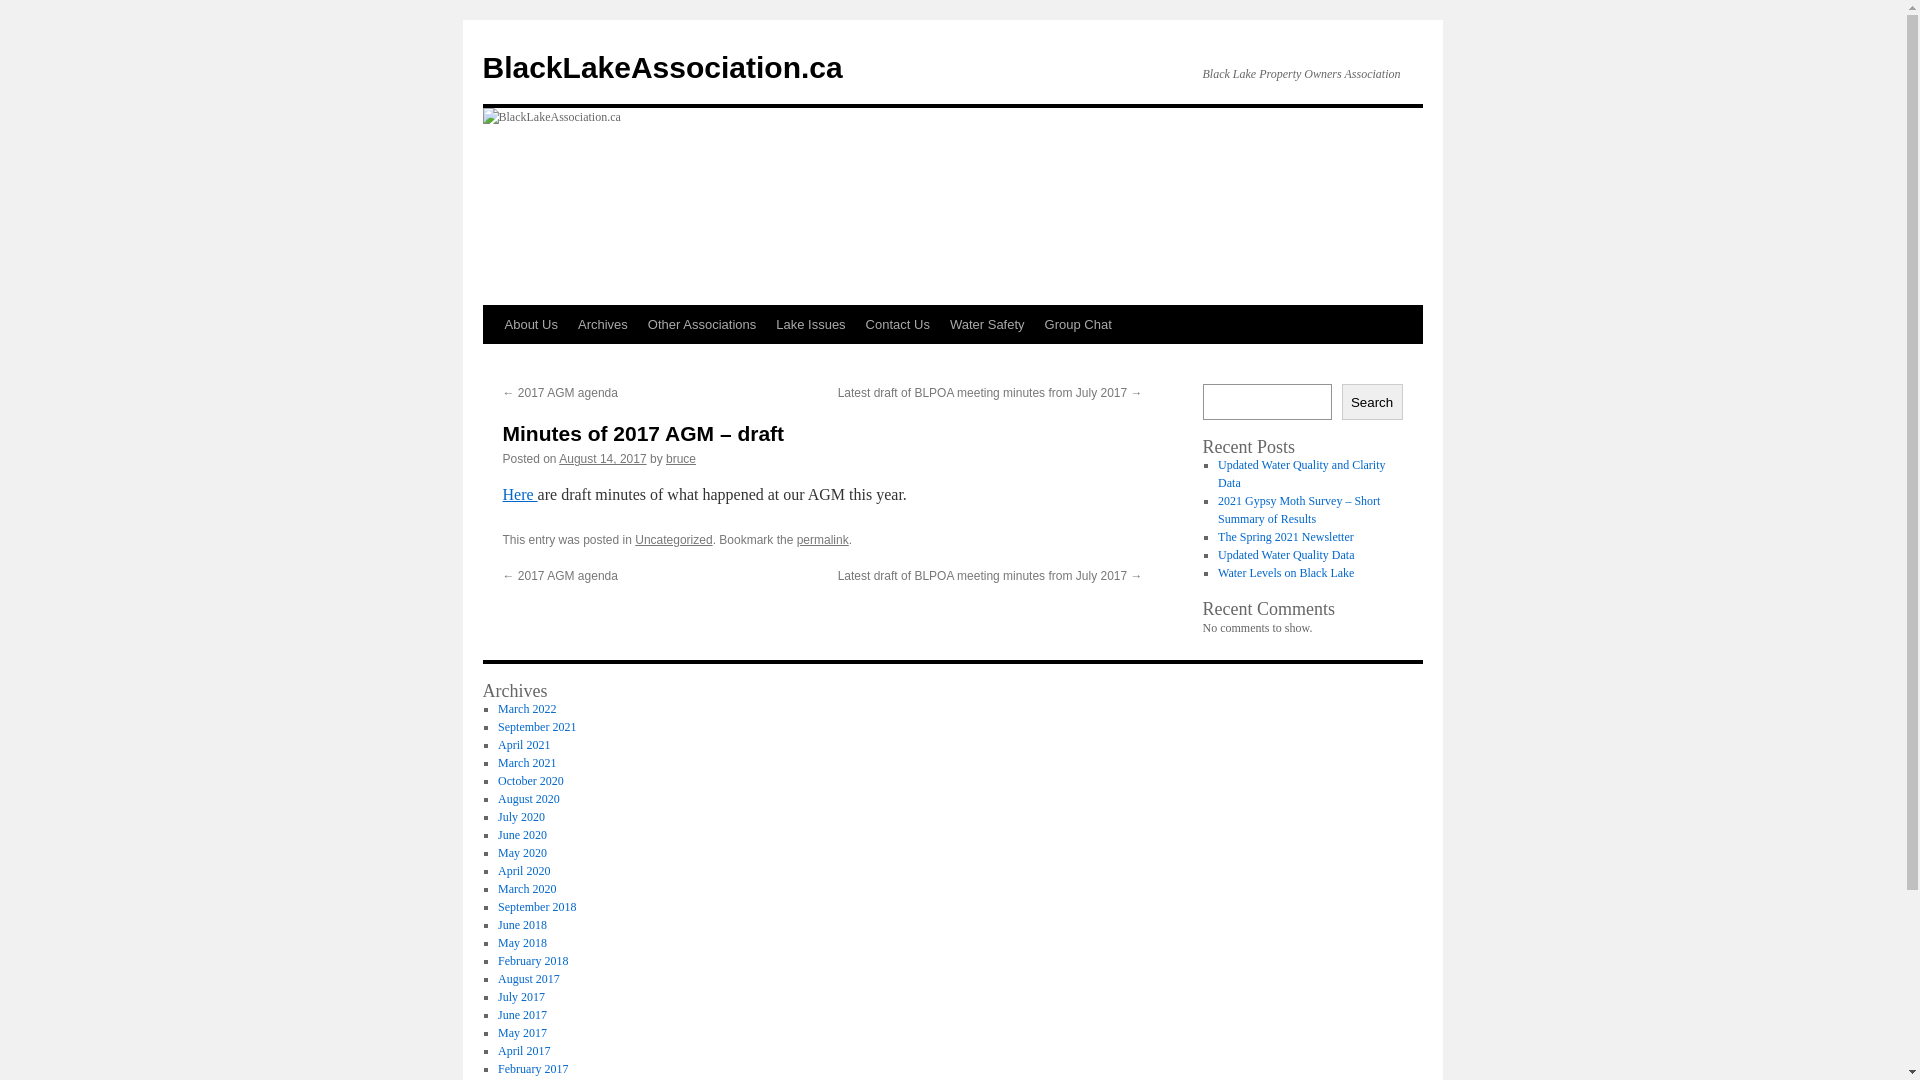  I want to click on 'April 2017', so click(523, 1049).